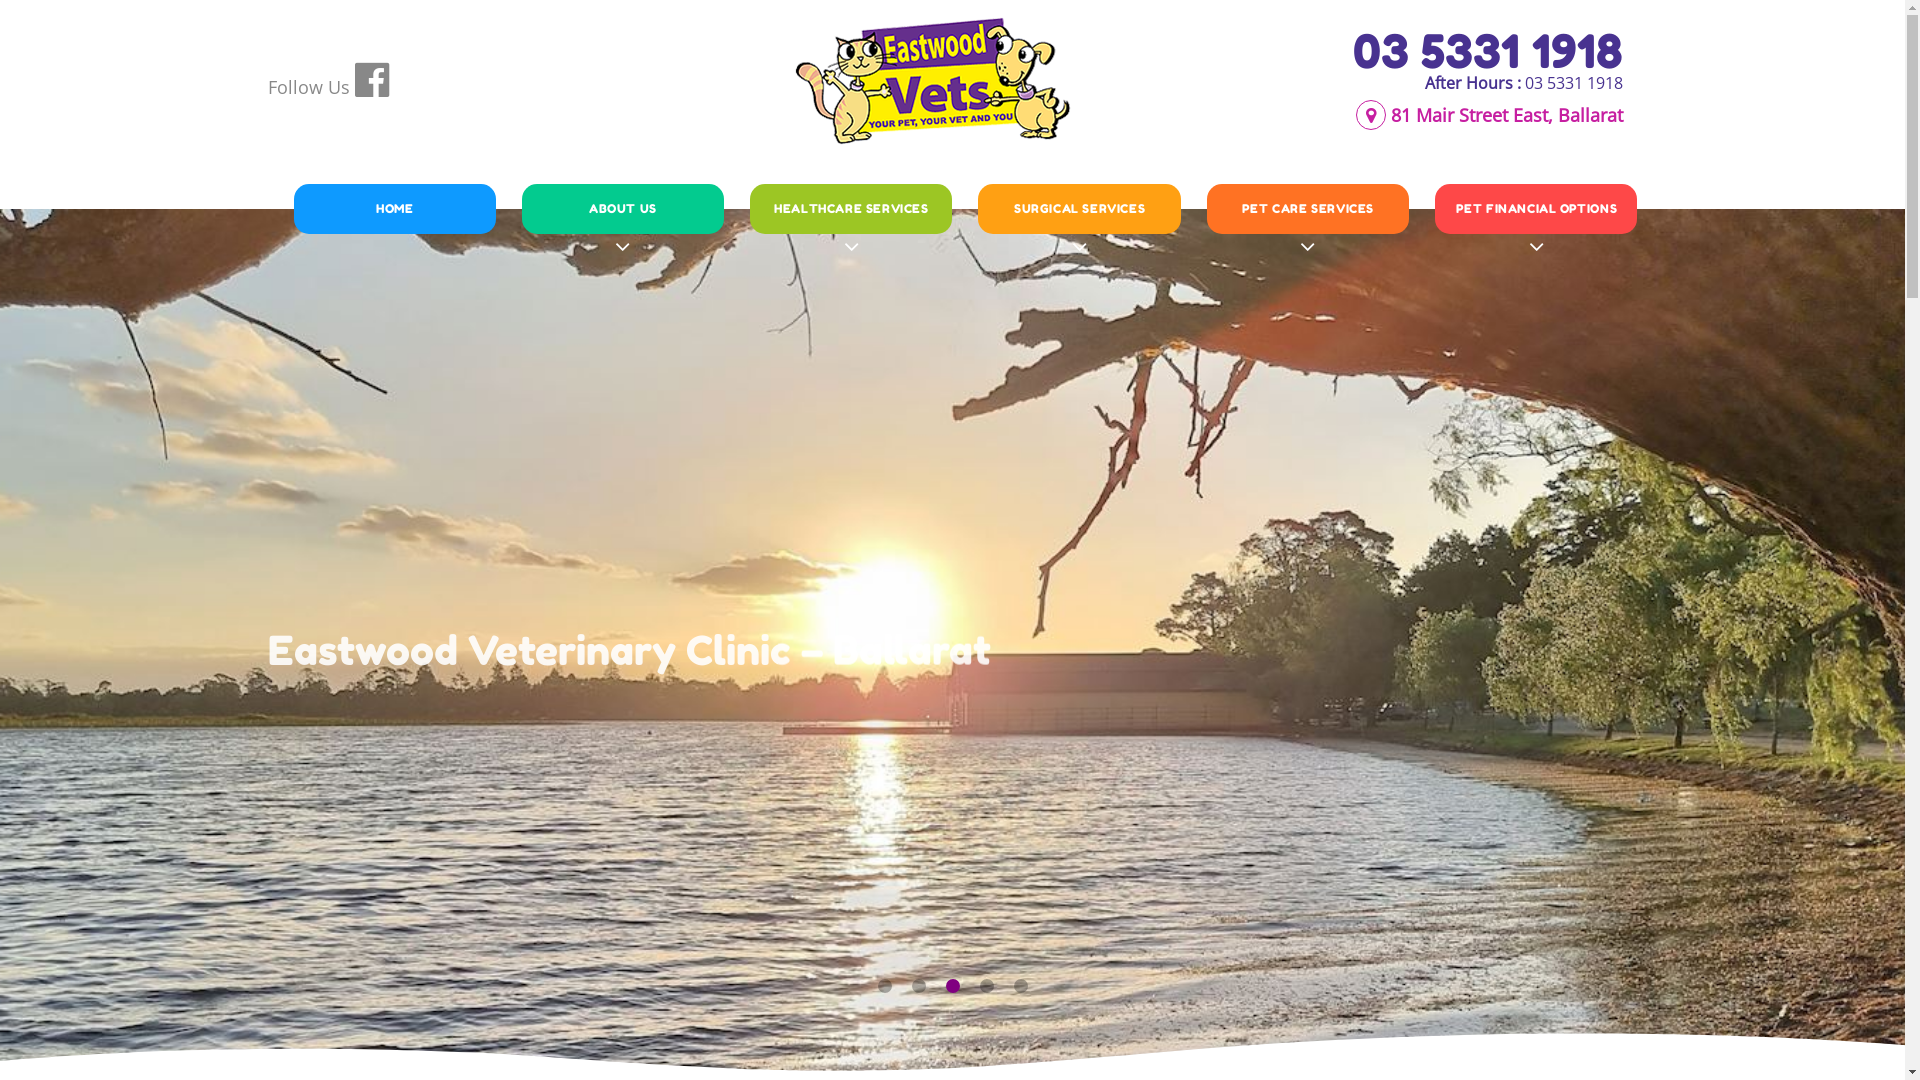 The width and height of the screenshot is (1920, 1080). Describe the element at coordinates (305, 208) in the screenshot. I see `'HOME'` at that location.